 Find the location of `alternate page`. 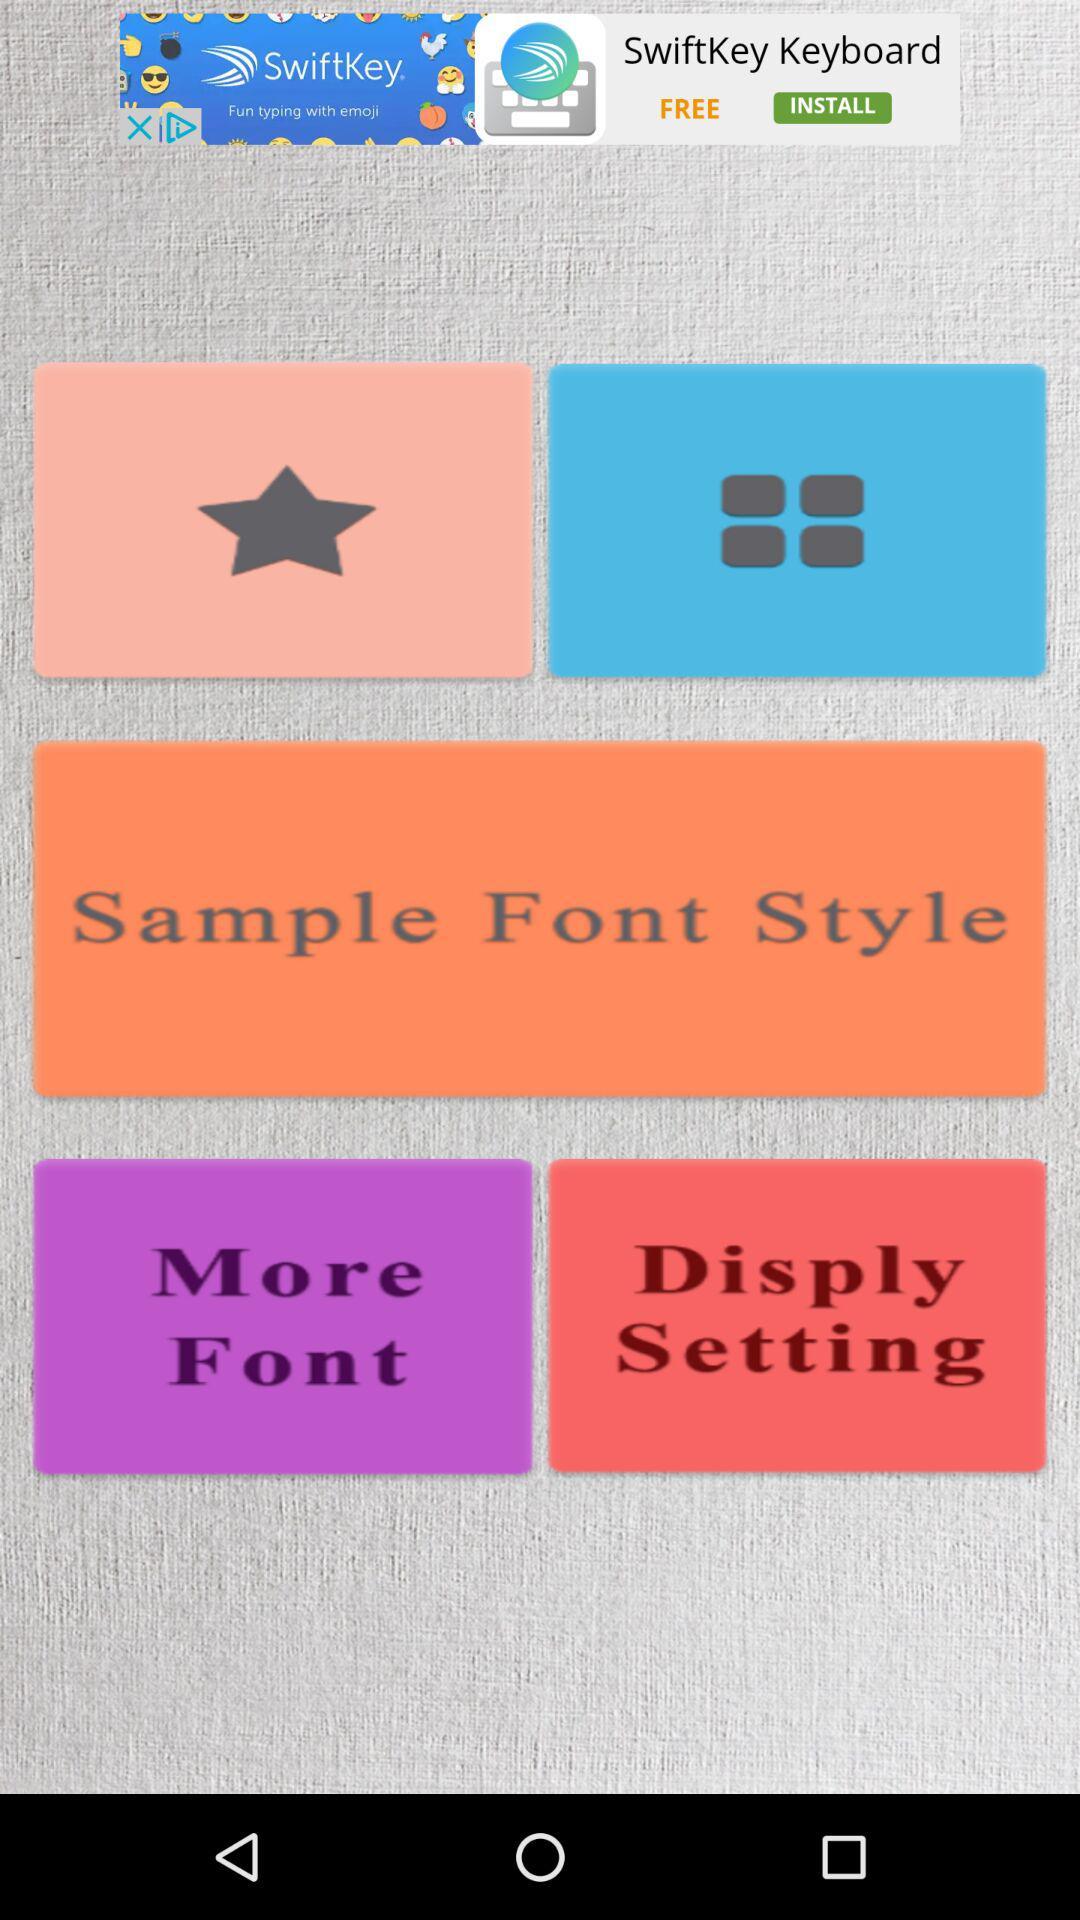

alternate page is located at coordinates (795, 1320).